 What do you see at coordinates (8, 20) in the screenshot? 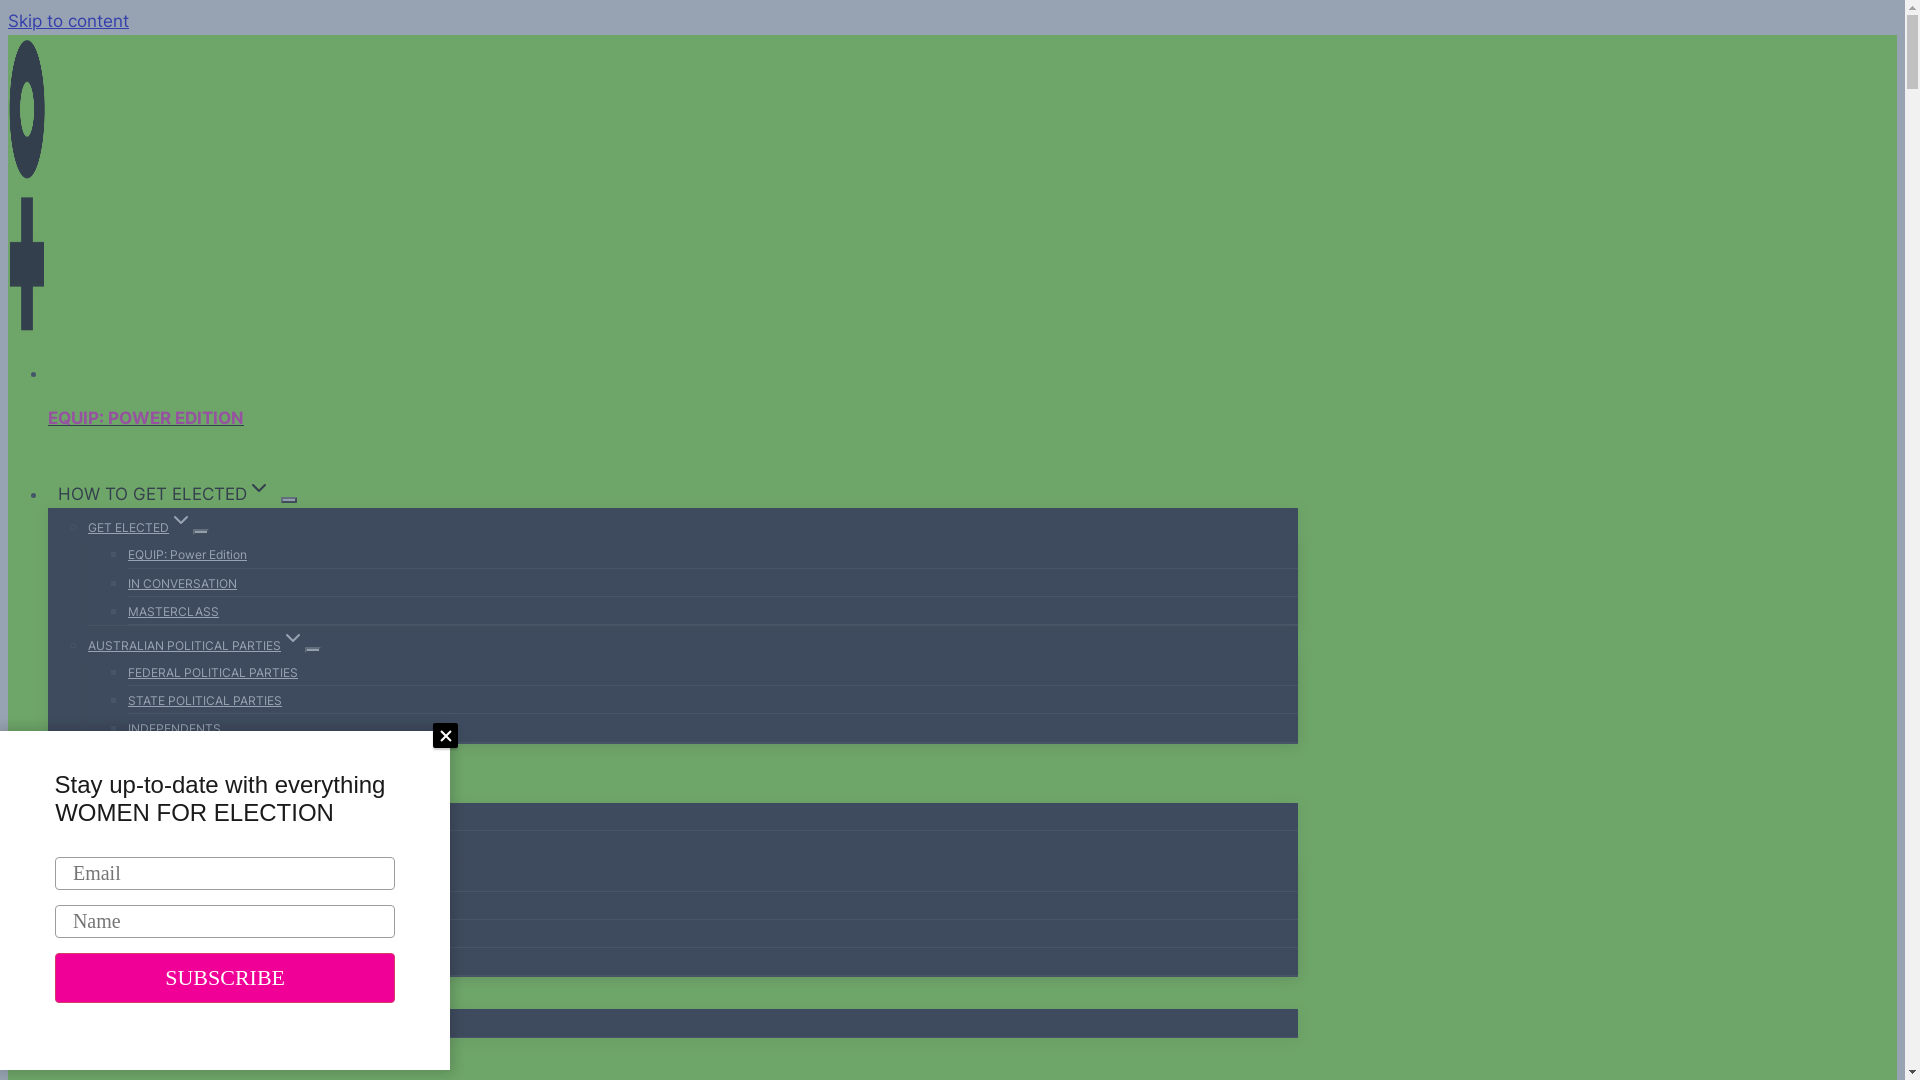
I see `'Skip to content'` at bounding box center [8, 20].